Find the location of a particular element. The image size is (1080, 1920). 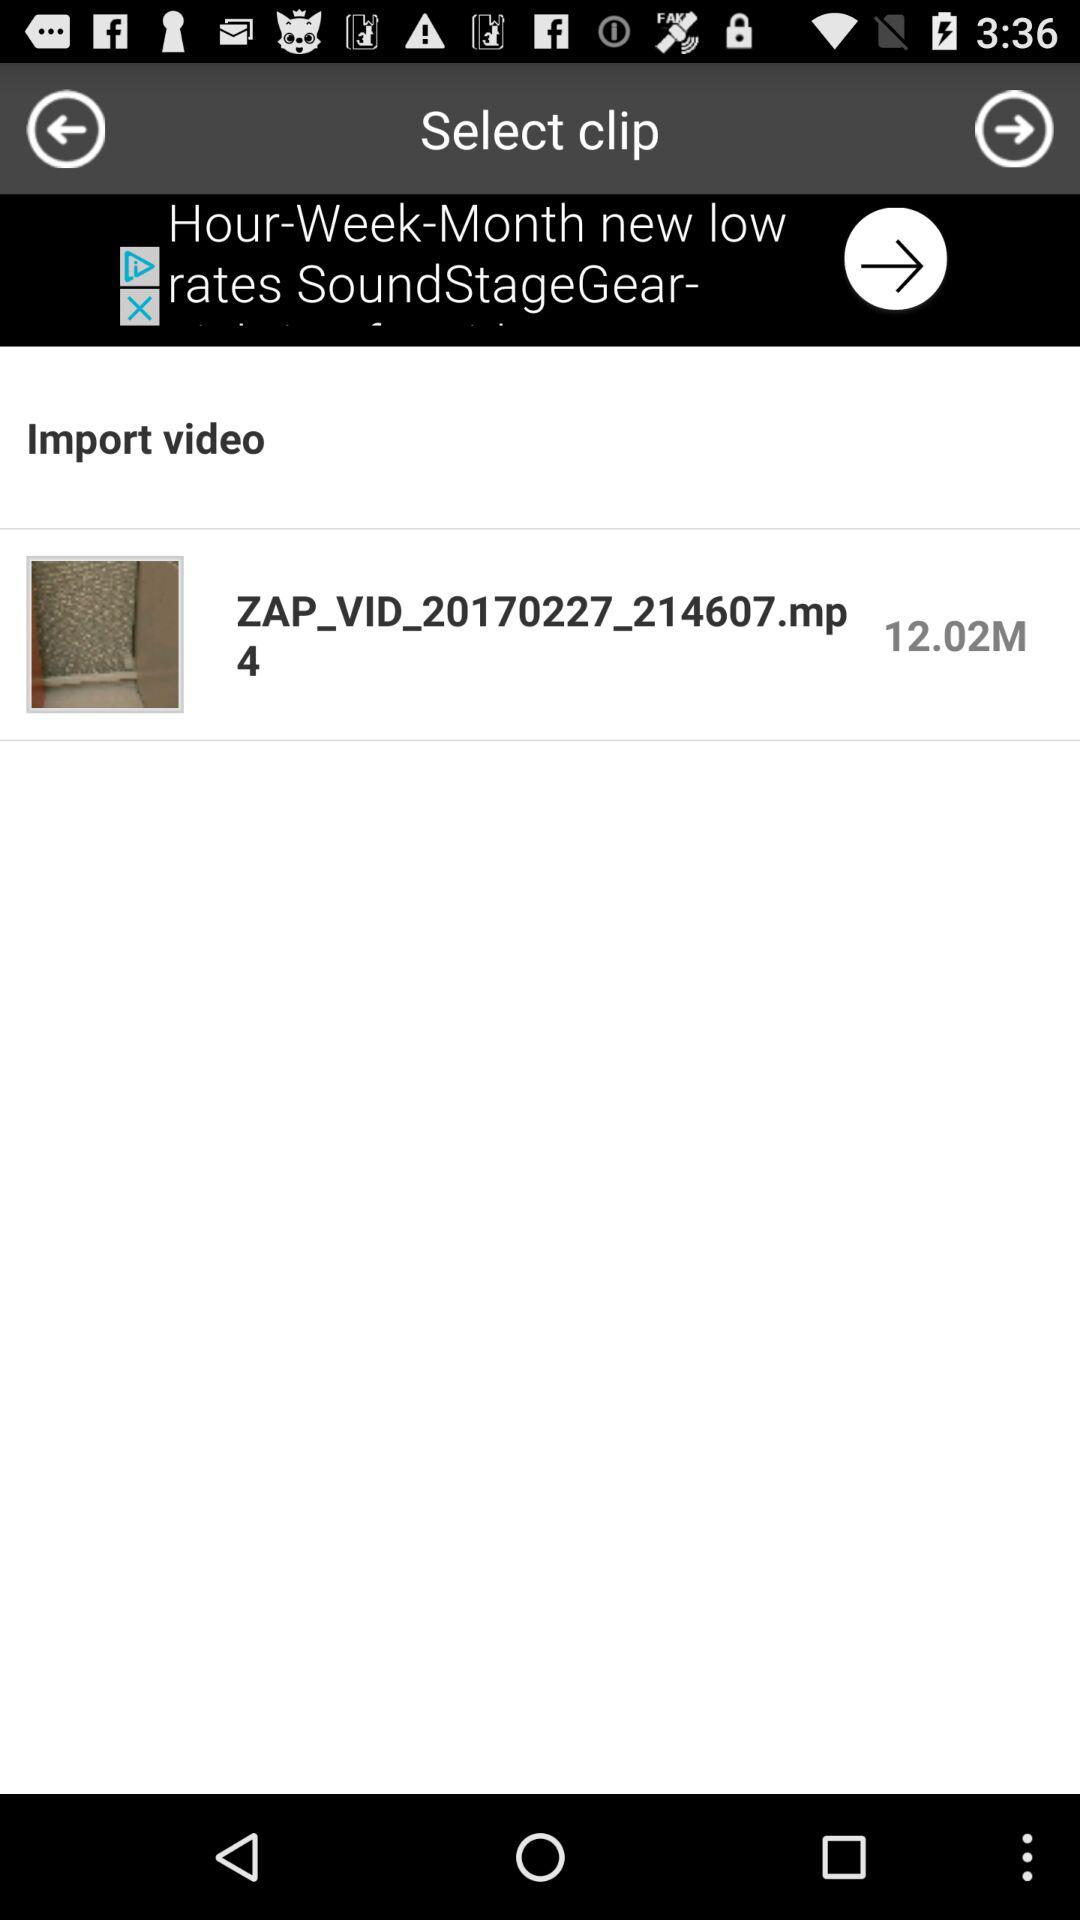

next button is located at coordinates (540, 258).